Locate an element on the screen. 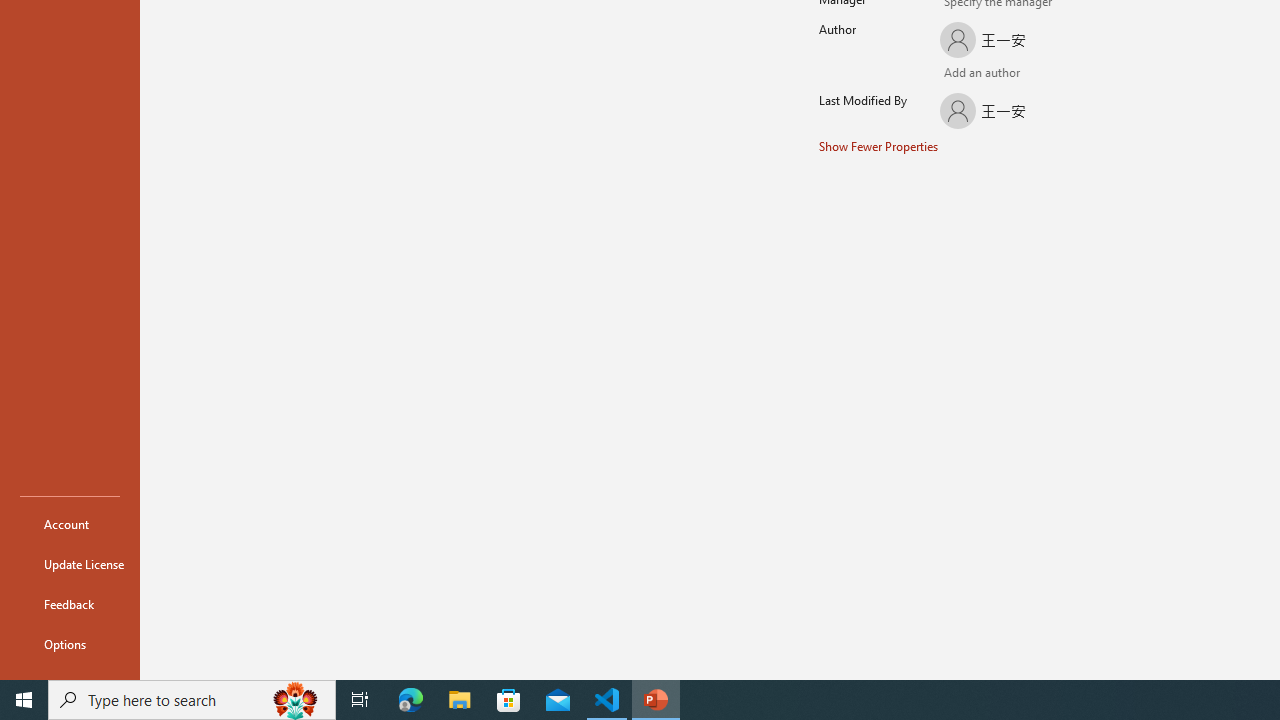  'Account' is located at coordinates (69, 523).